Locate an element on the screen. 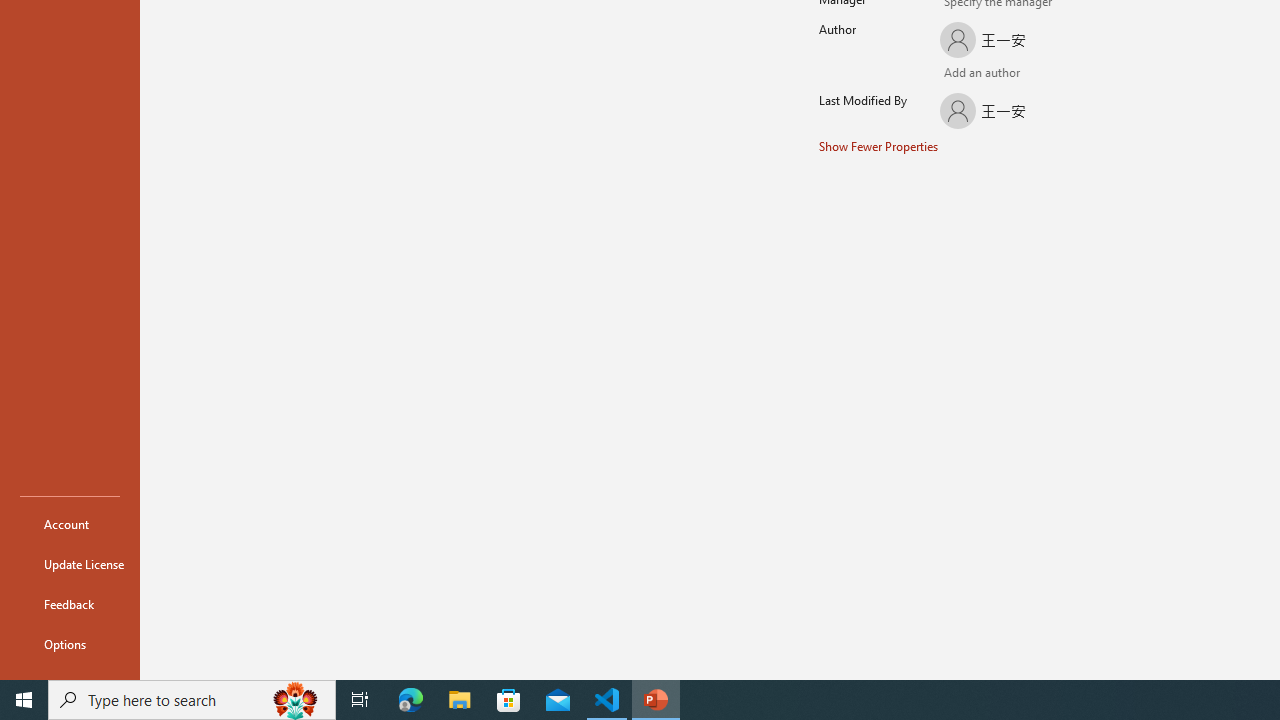  'Account' is located at coordinates (69, 523).